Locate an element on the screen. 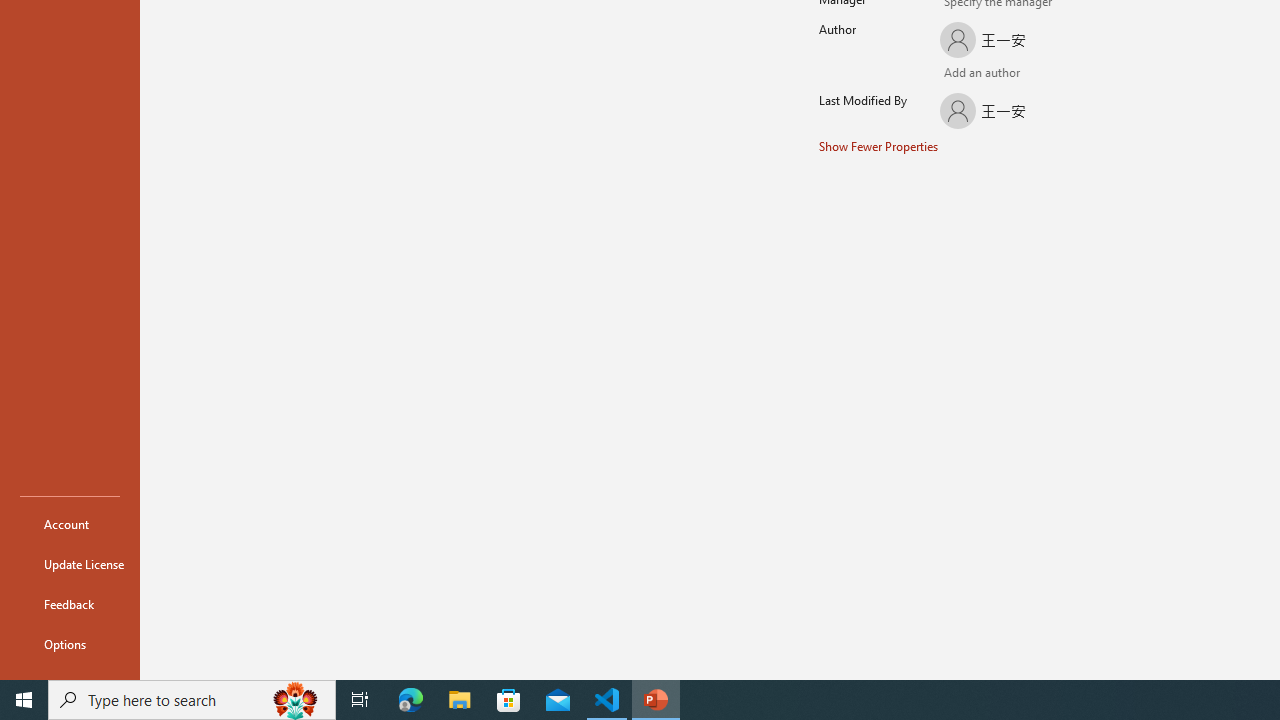  'Account' is located at coordinates (69, 523).